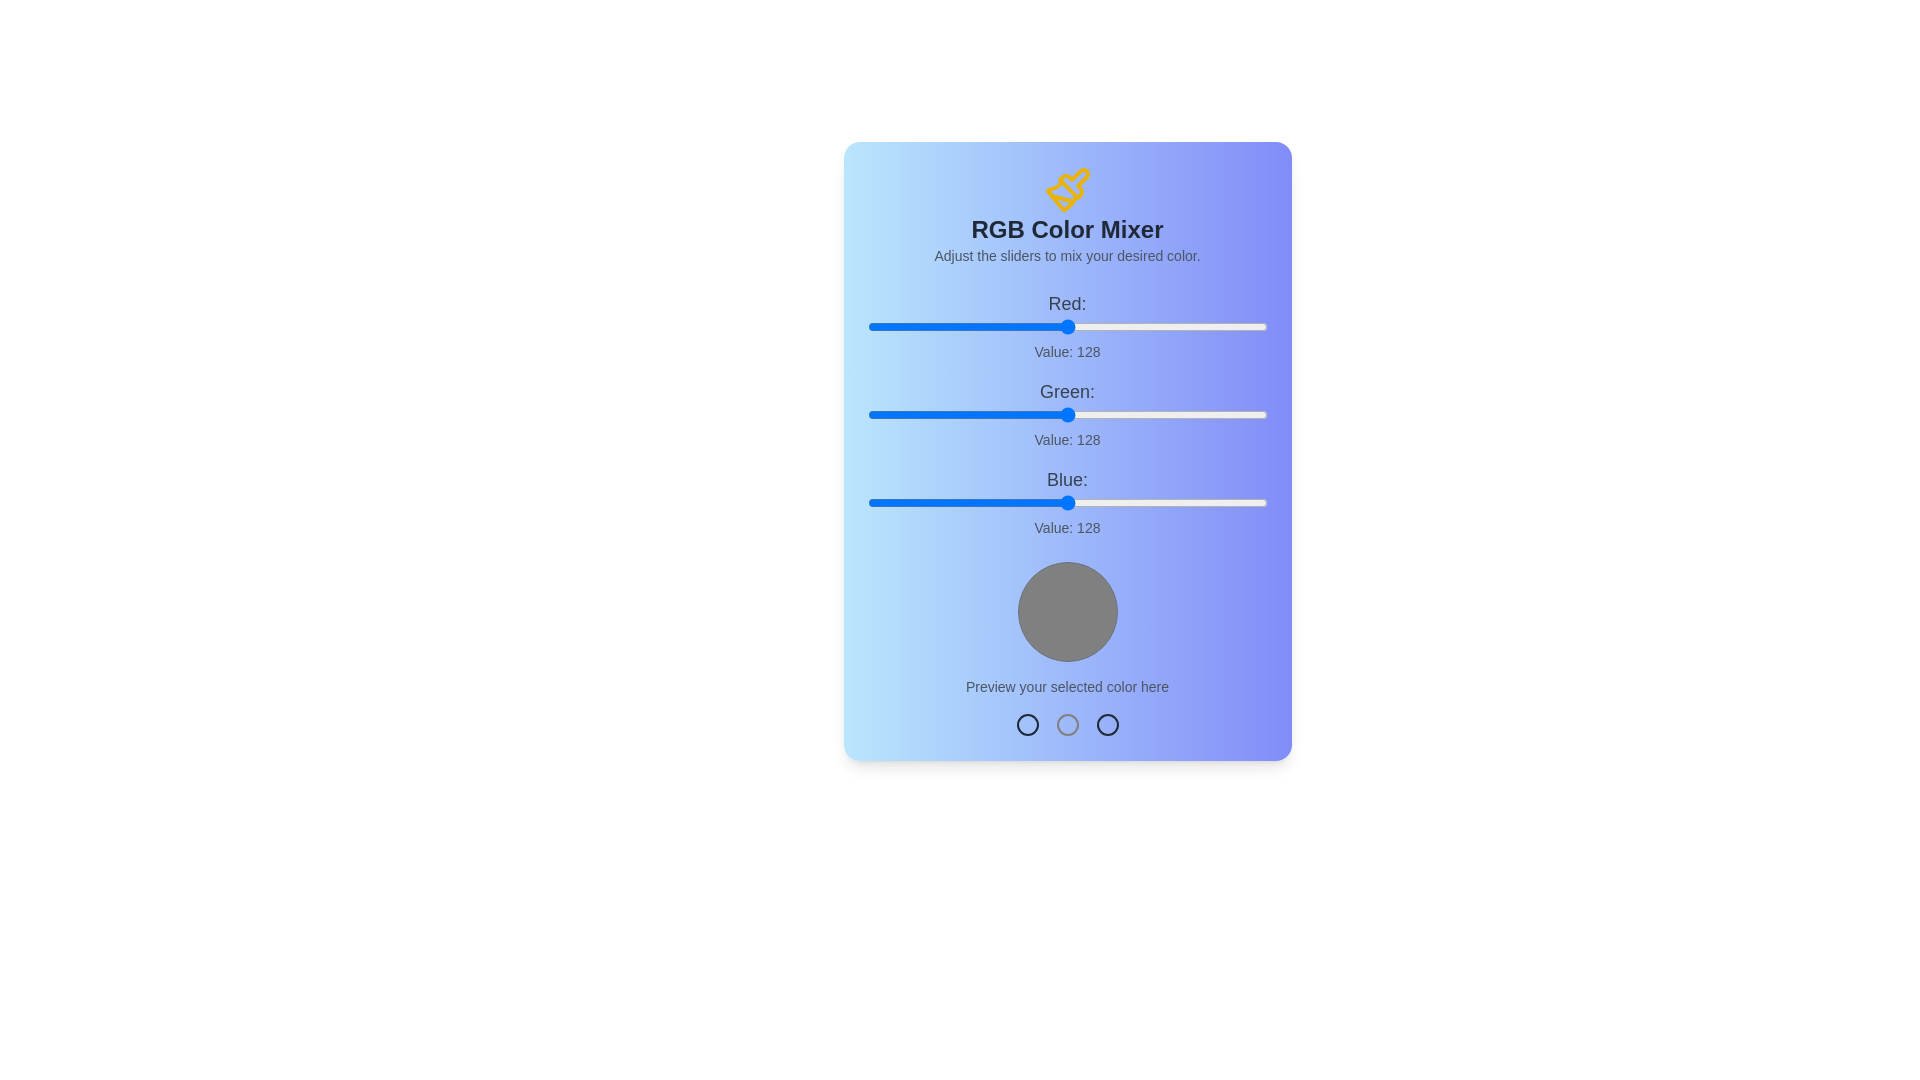 The width and height of the screenshot is (1920, 1080). Describe the element at coordinates (872, 326) in the screenshot. I see `the red slider to set the red component to 3` at that location.